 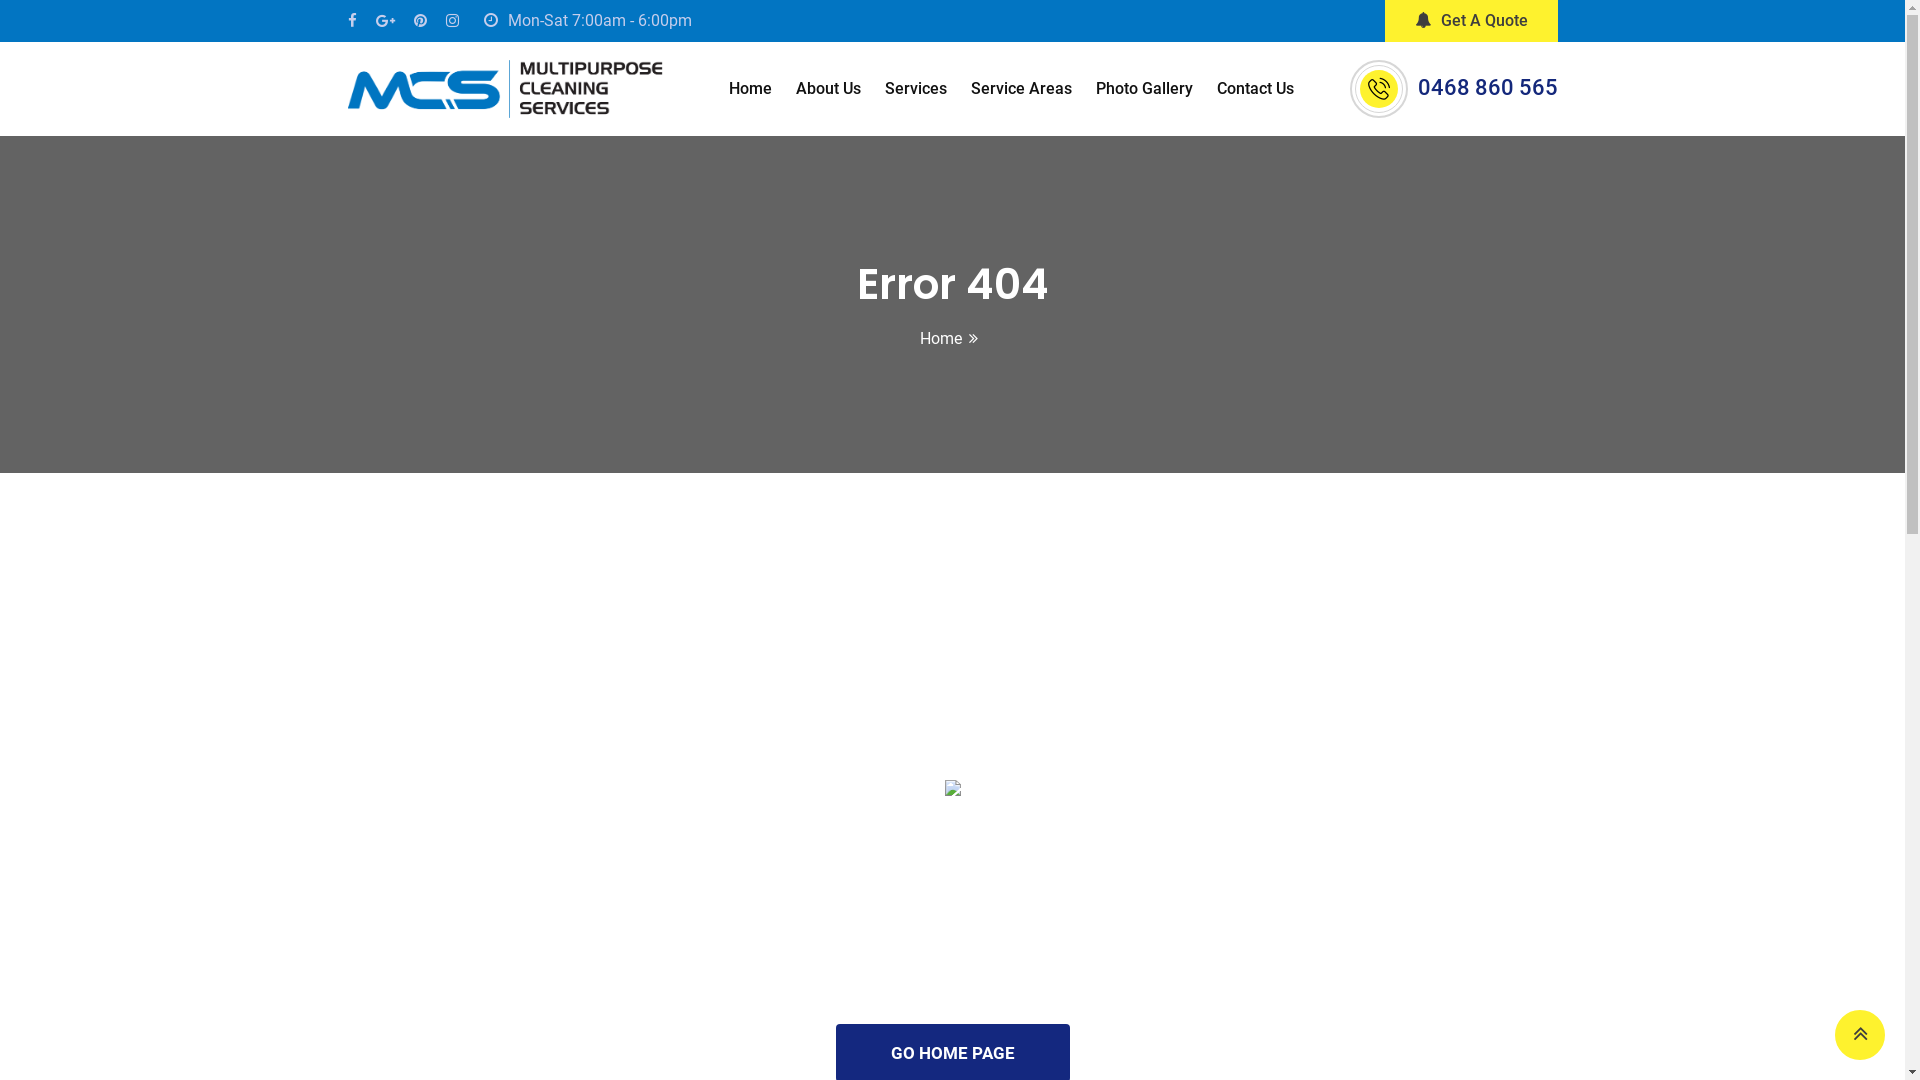 I want to click on 'Service Areas', so click(x=1021, y=87).